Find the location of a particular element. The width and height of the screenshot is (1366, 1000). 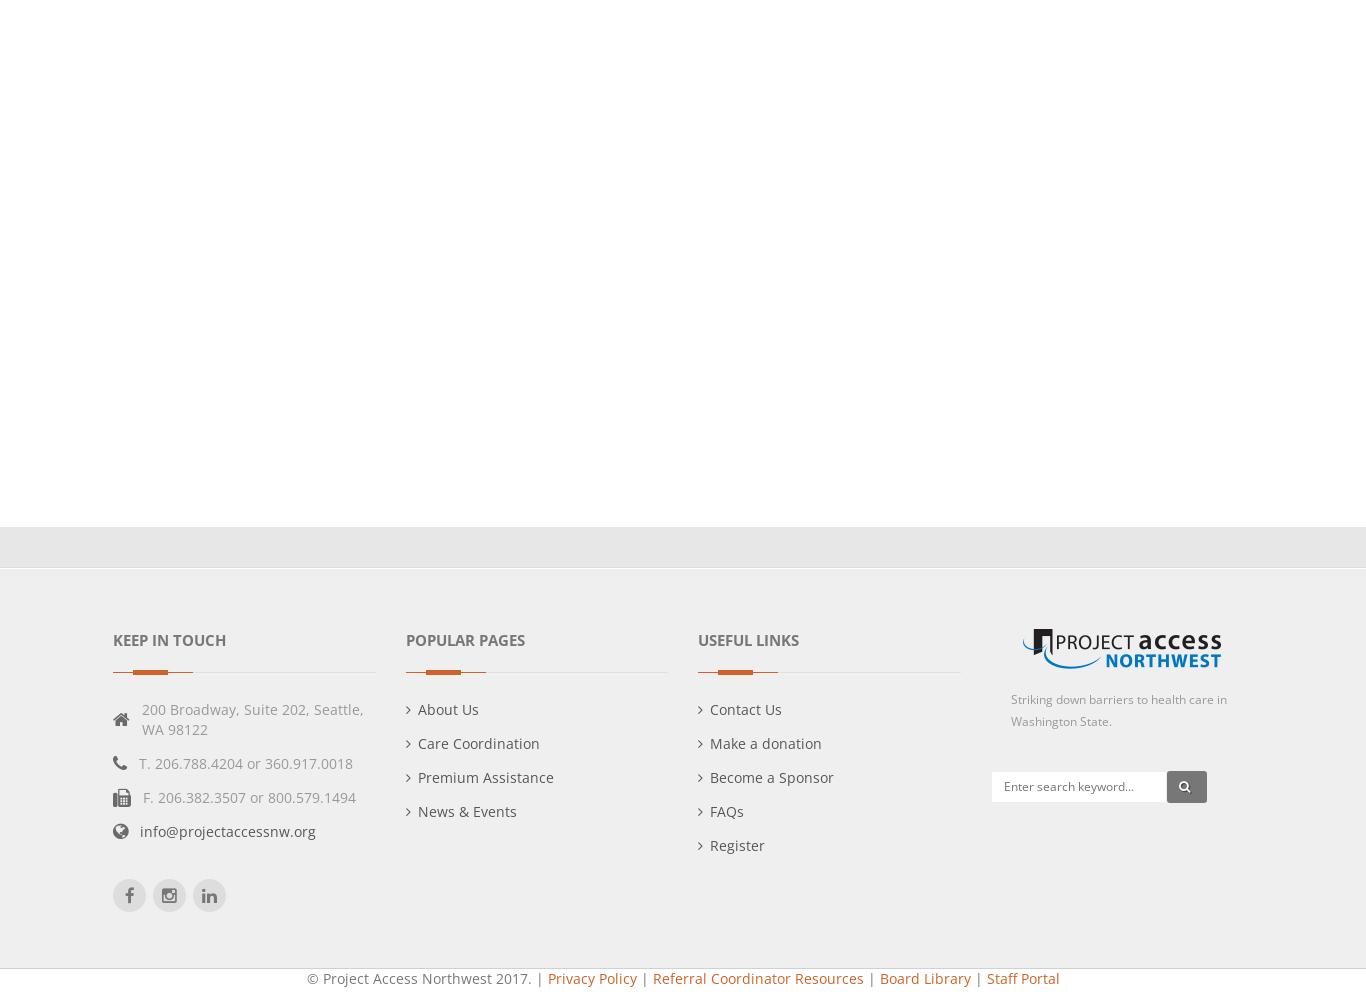

'© Project Access Northwest 2017.' is located at coordinates (305, 977).